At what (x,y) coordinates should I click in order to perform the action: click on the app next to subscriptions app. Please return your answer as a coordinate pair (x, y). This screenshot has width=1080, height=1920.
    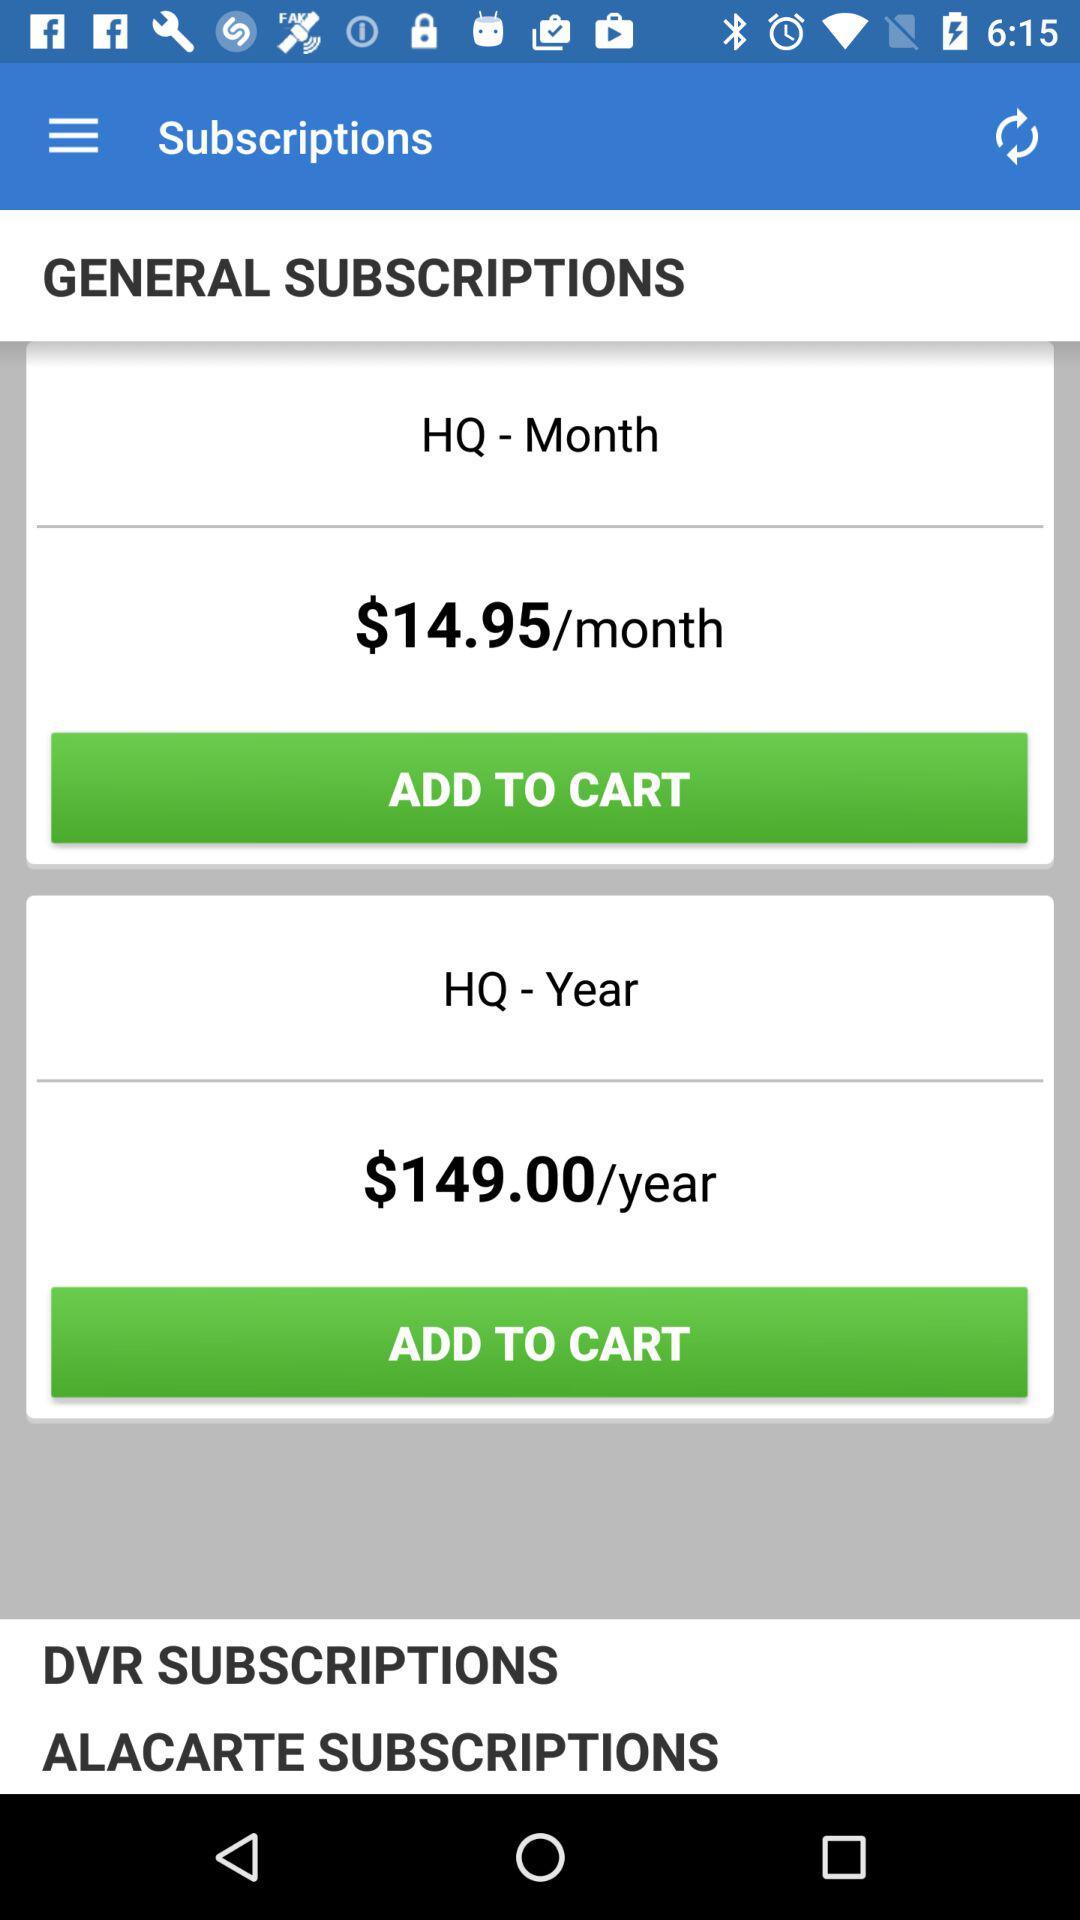
    Looking at the image, I should click on (72, 135).